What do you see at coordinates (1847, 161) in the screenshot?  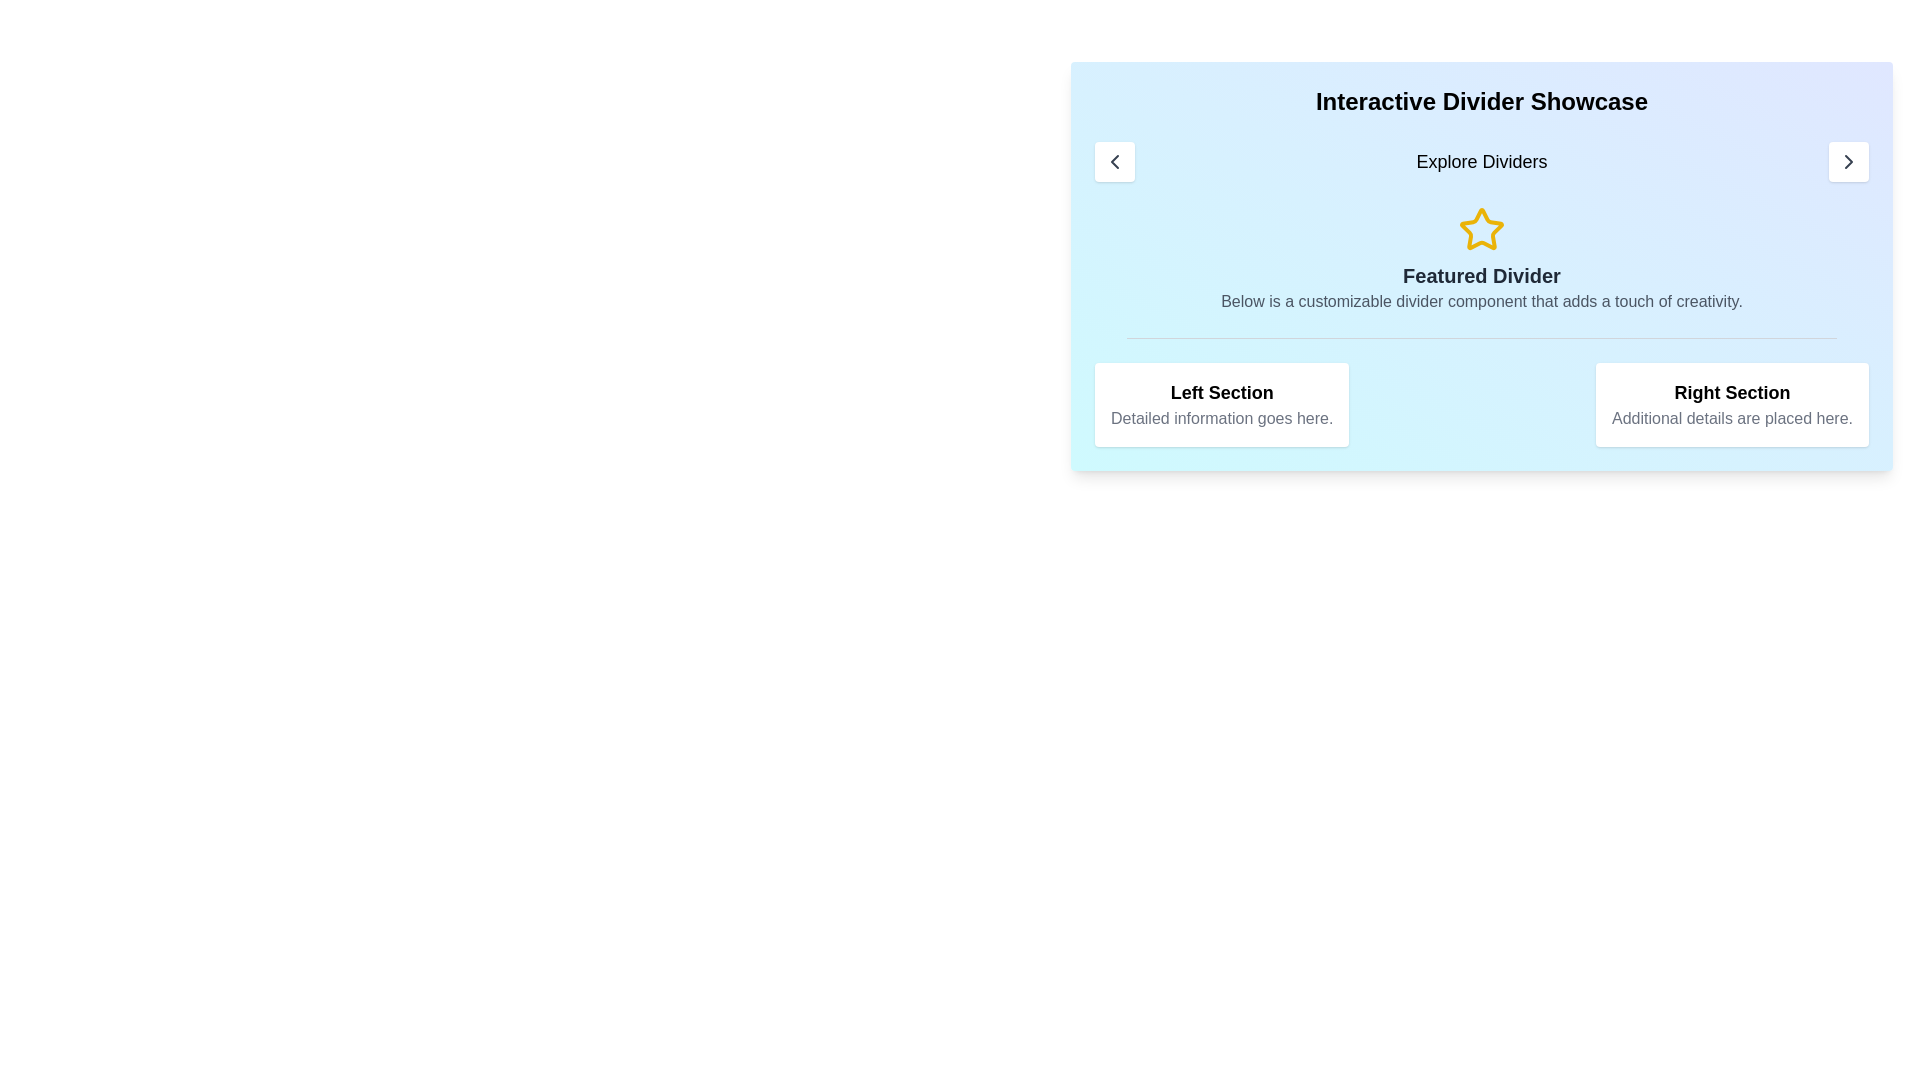 I see `the right-pointing chevron navigation icon located within the card on the right side of the interface` at bounding box center [1847, 161].